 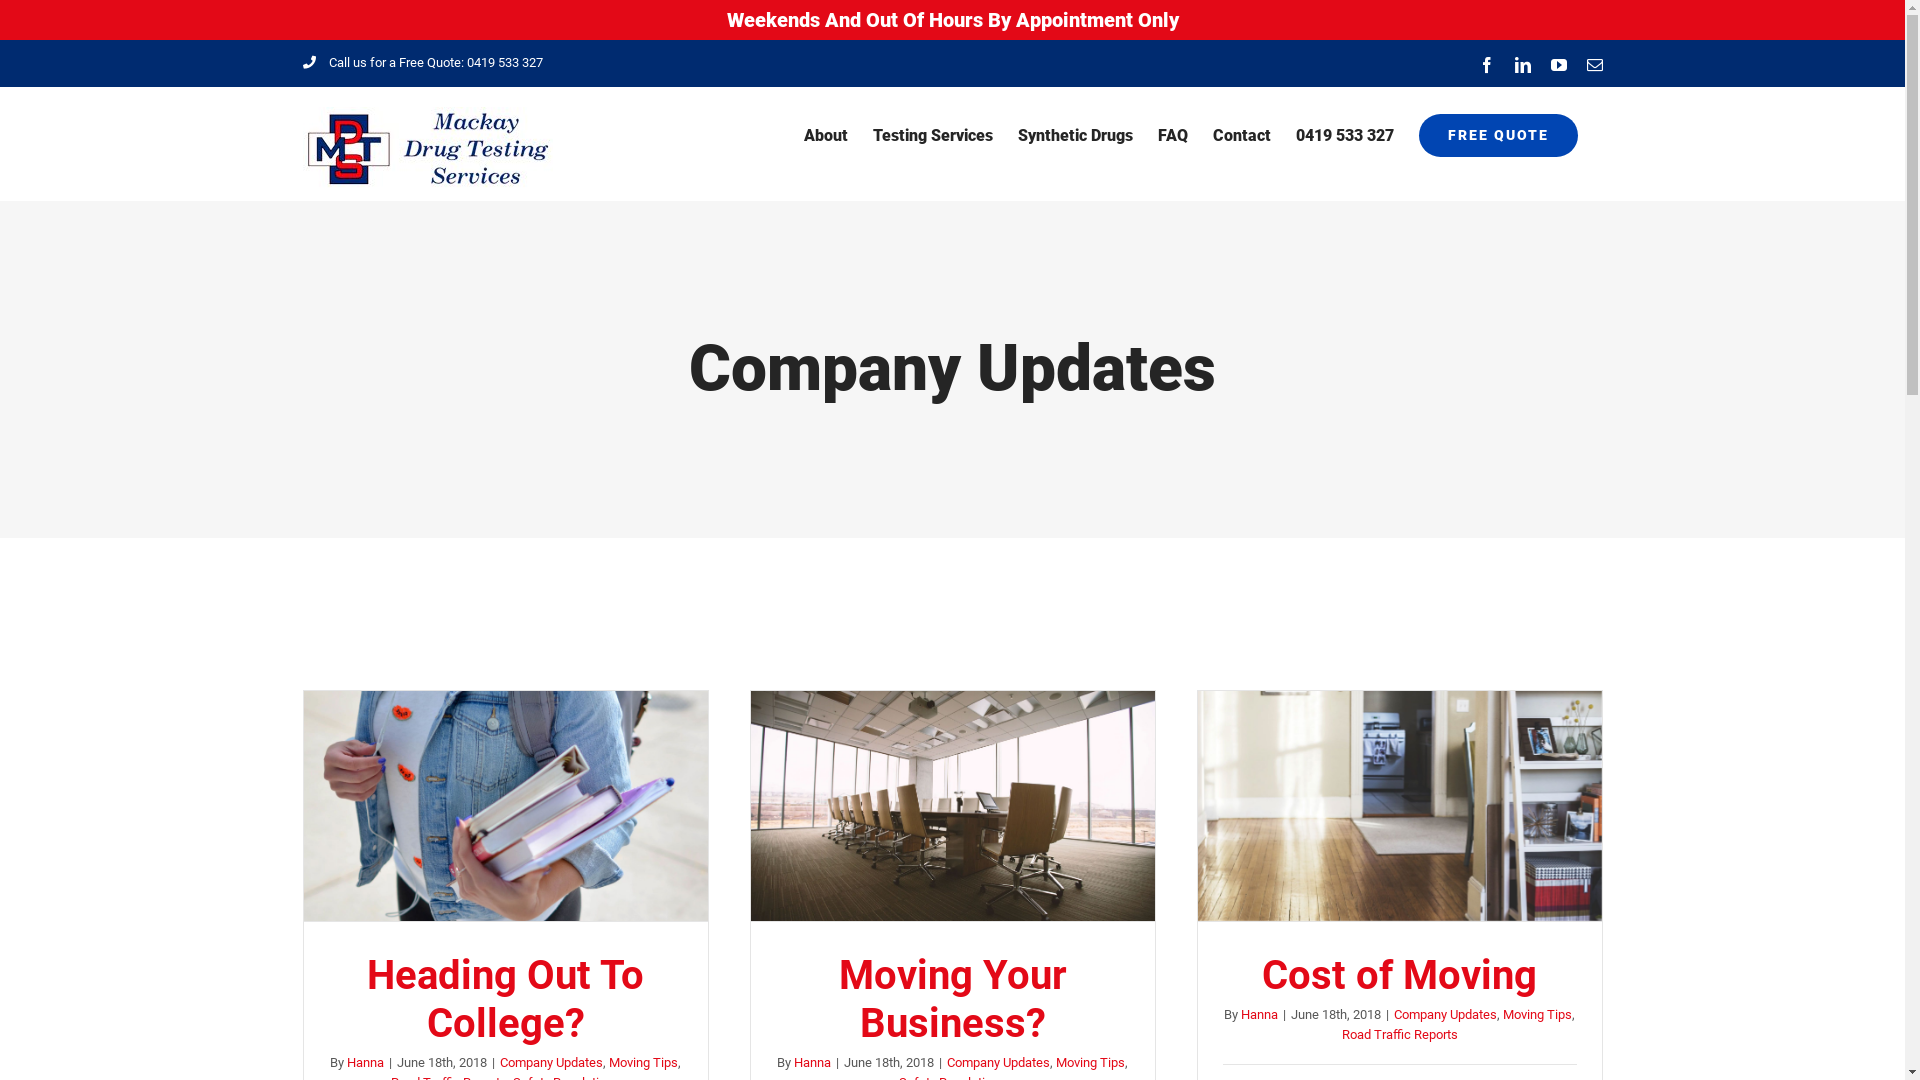 I want to click on 'LinkedIn', so click(x=1520, y=63).